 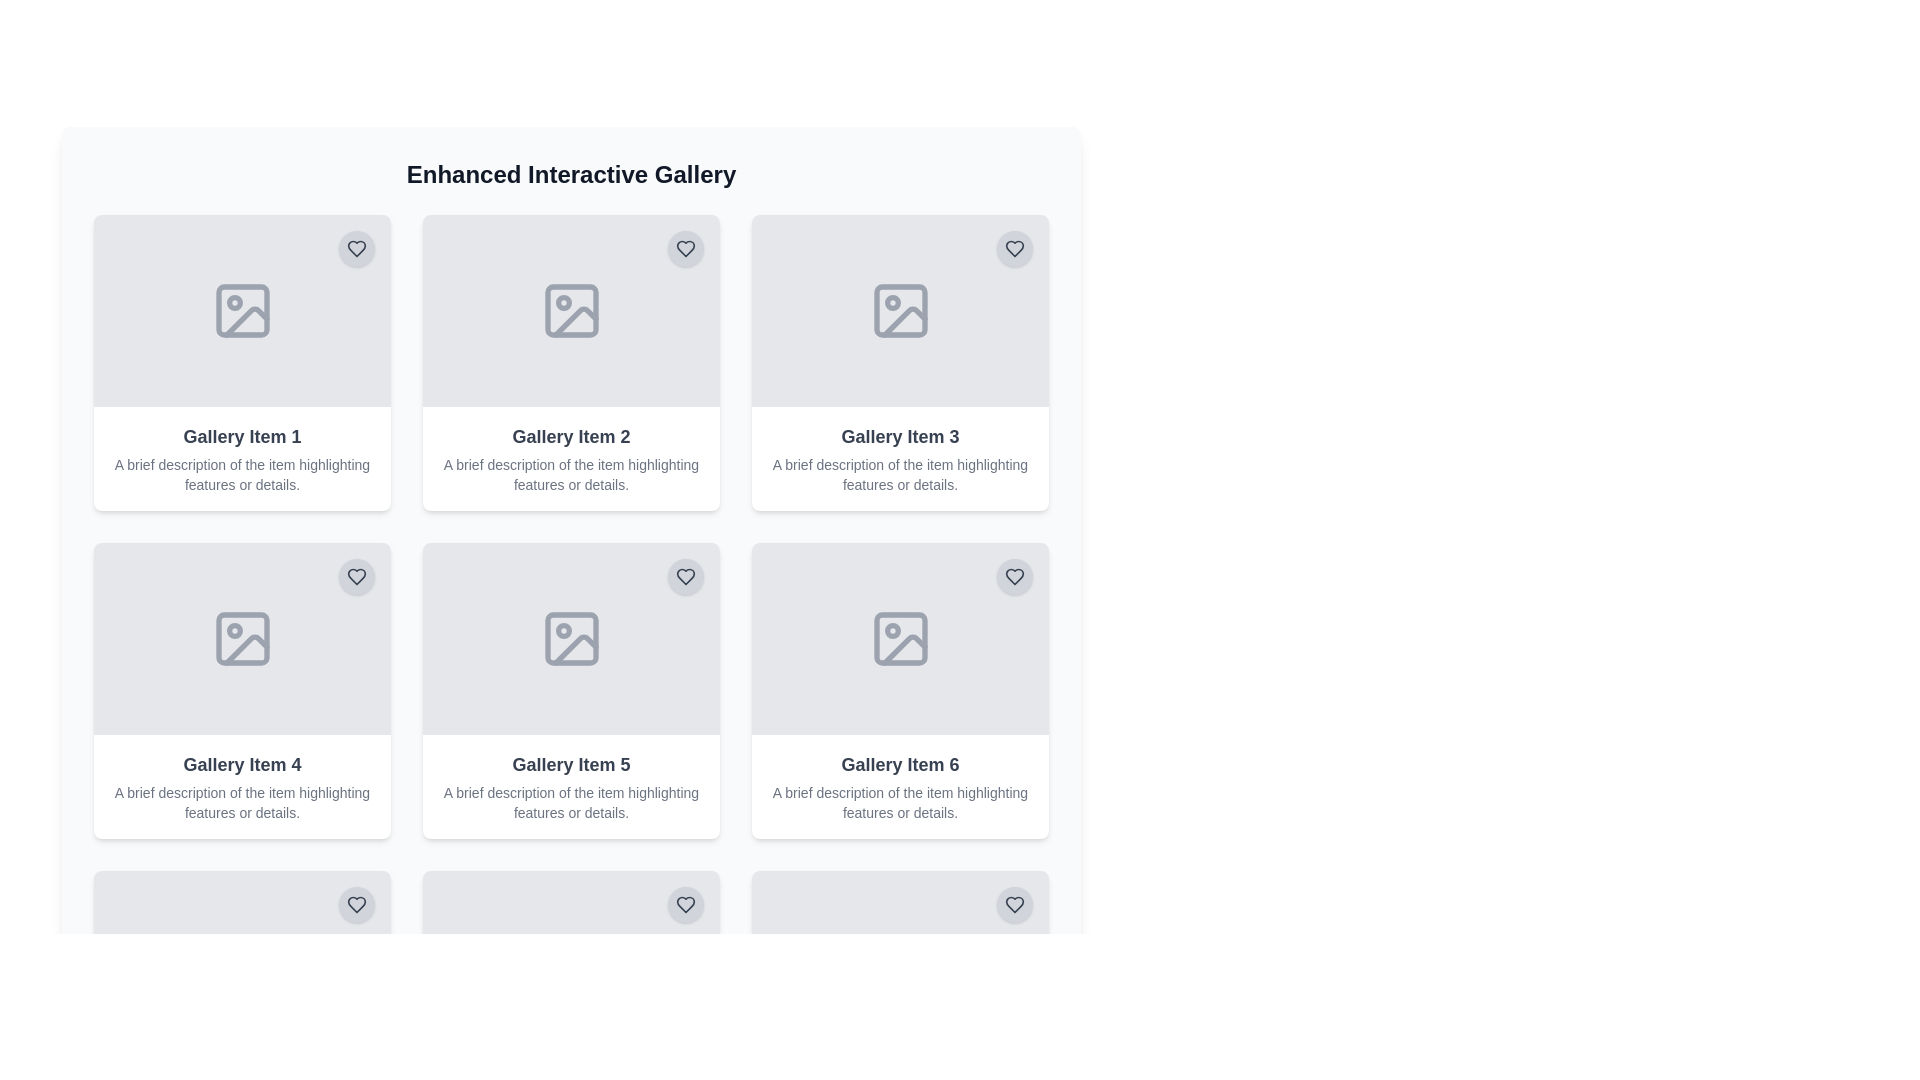 I want to click on text content of the title label for the gallery item located in the top-left cell of the grid layout, so click(x=241, y=435).